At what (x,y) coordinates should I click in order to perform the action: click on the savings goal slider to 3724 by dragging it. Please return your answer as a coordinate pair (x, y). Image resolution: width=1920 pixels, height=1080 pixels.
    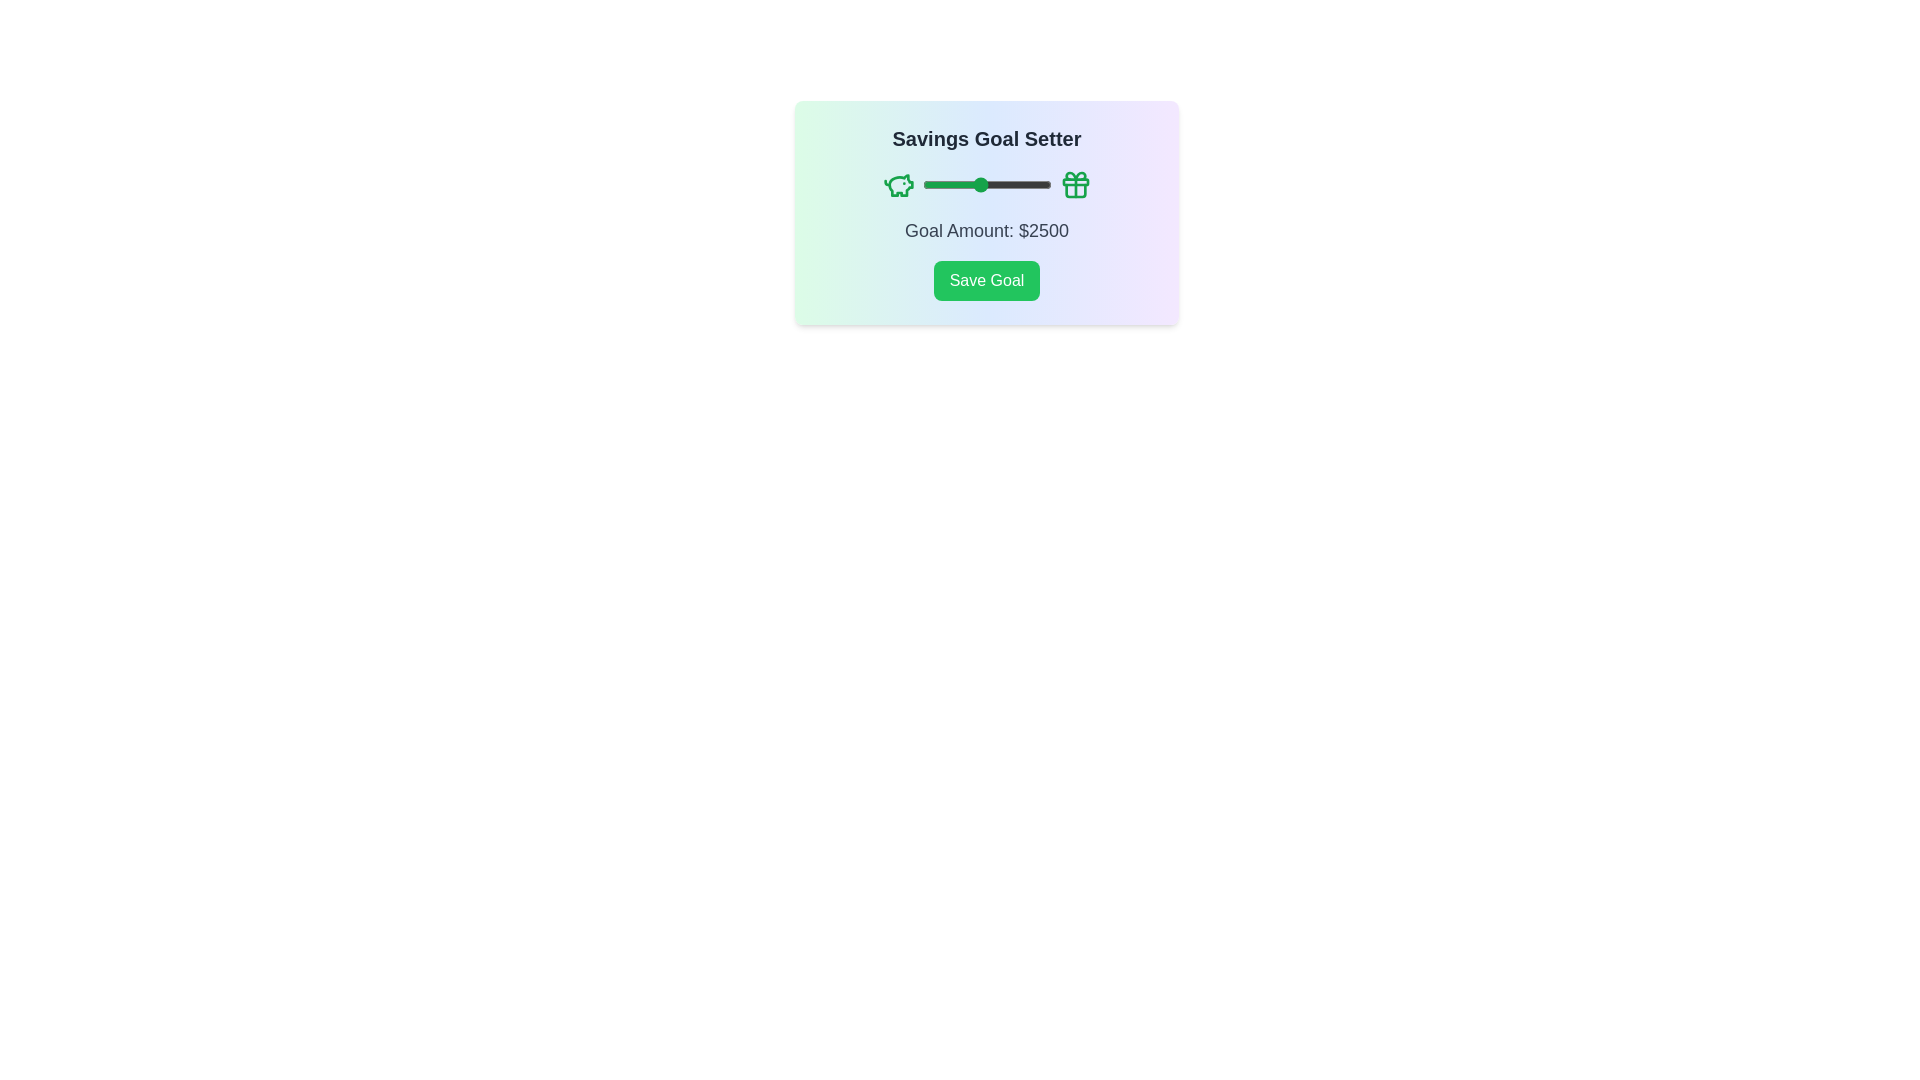
    Looking at the image, I should click on (1014, 185).